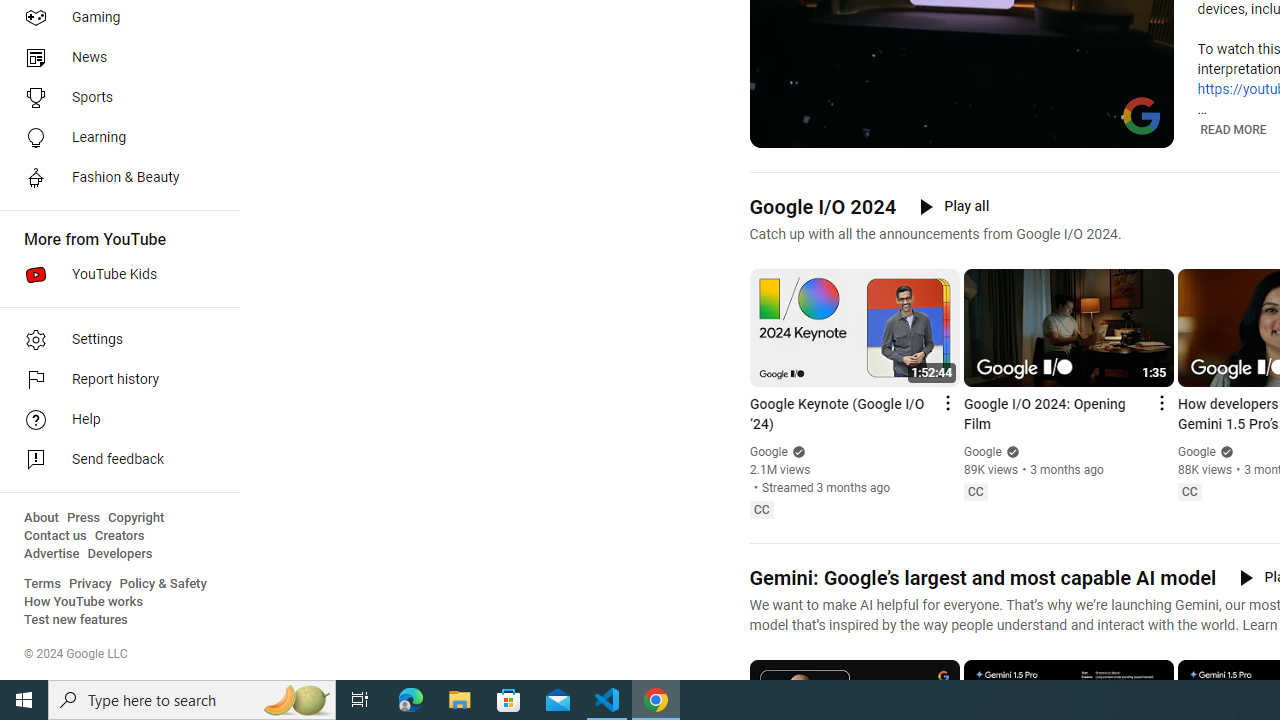  What do you see at coordinates (41, 517) in the screenshot?
I see `'About'` at bounding box center [41, 517].